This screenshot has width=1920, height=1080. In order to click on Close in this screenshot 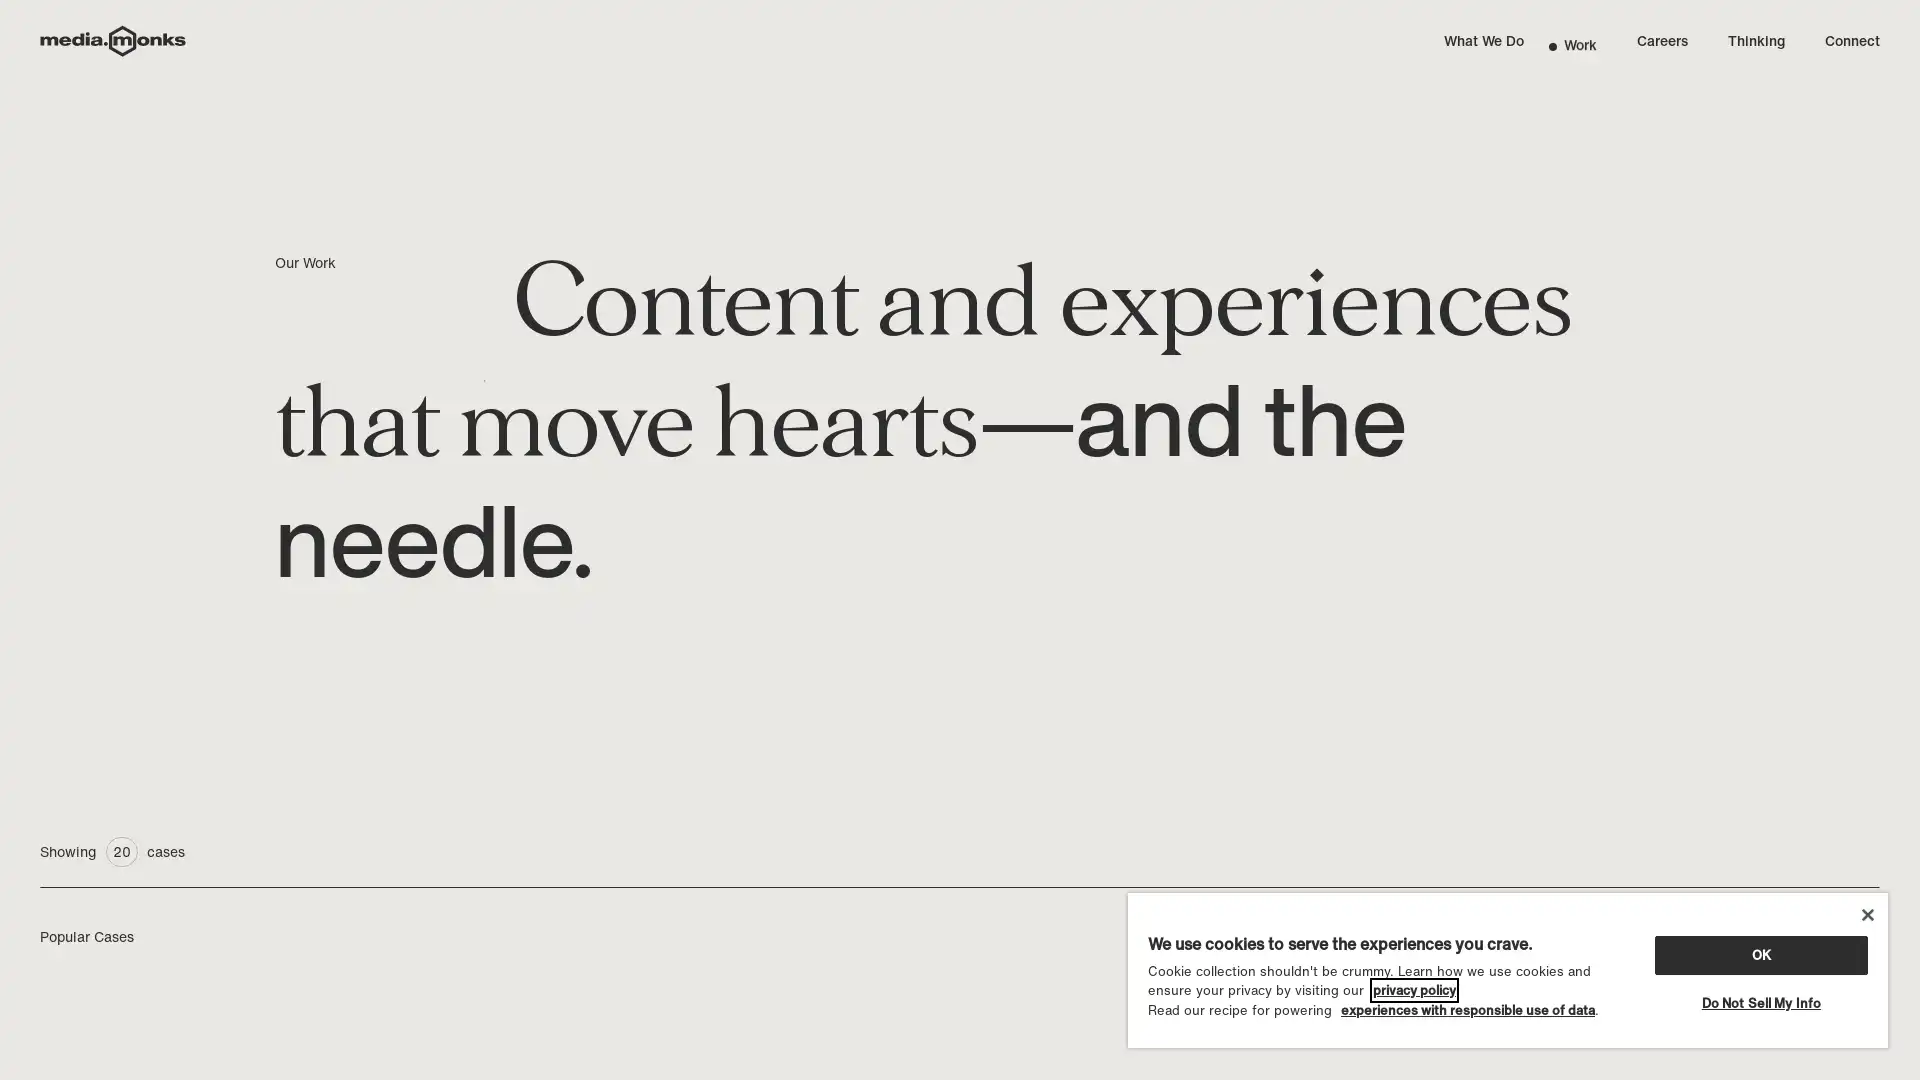, I will do `click(1866, 914)`.